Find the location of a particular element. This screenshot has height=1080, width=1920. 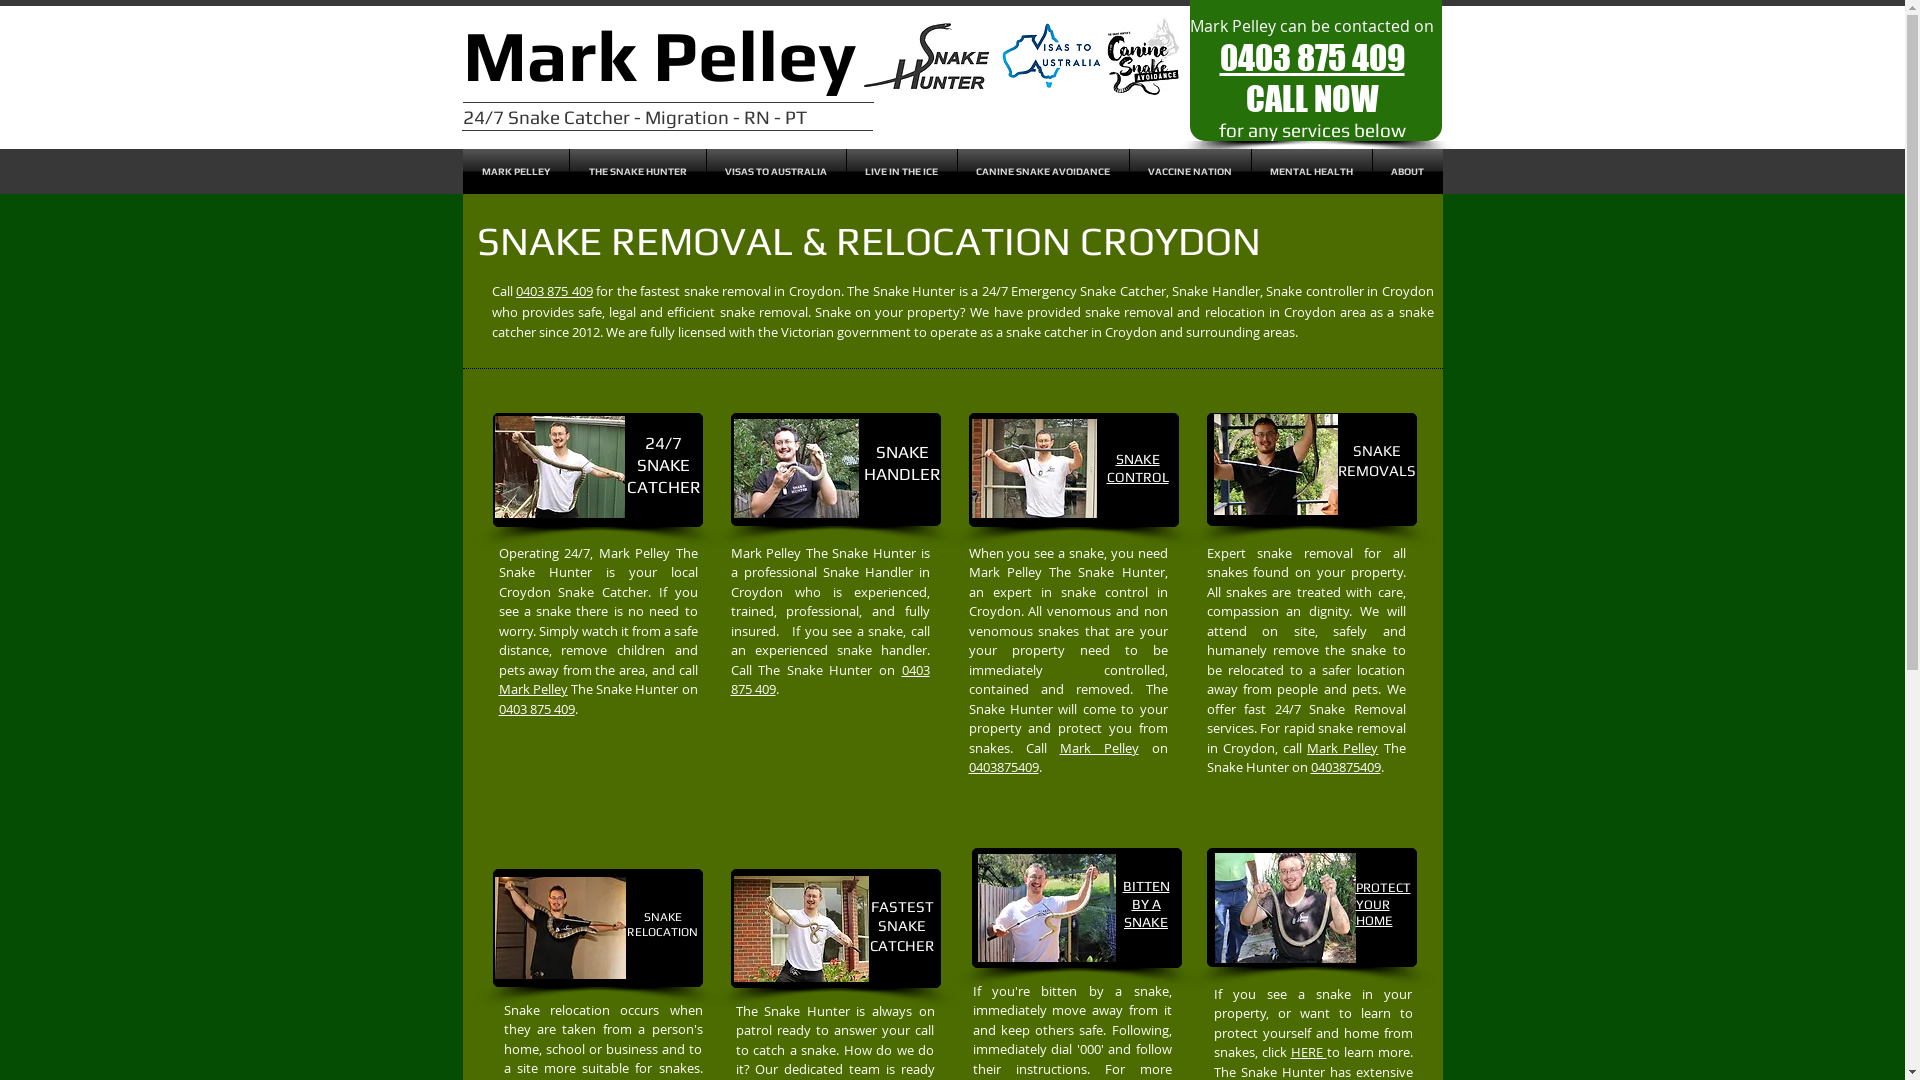

'VISAS TO AUSTRALIA' is located at coordinates (774, 170).